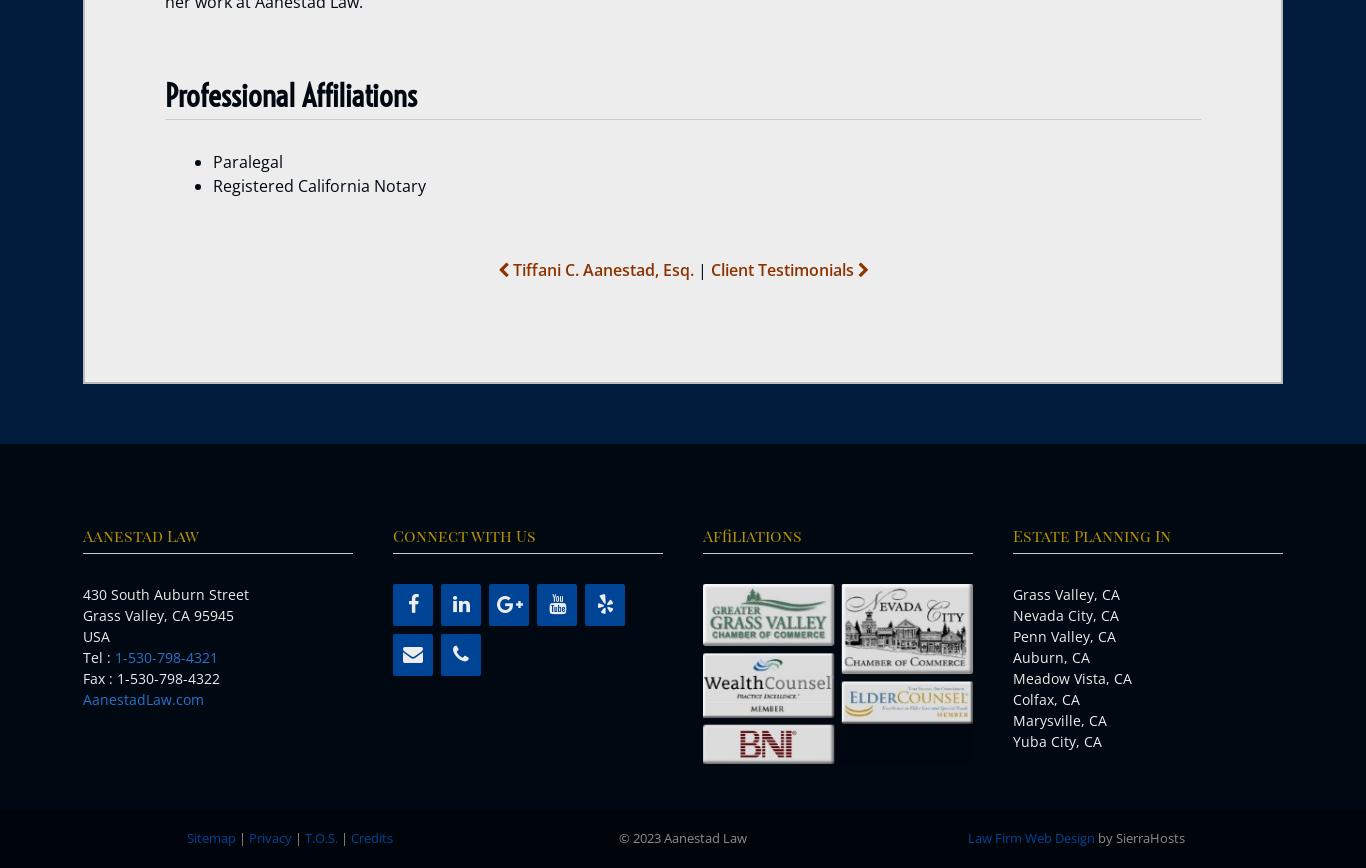 The width and height of the screenshot is (1366, 868). Describe the element at coordinates (83, 699) in the screenshot. I see `'AanestadLaw.com'` at that location.